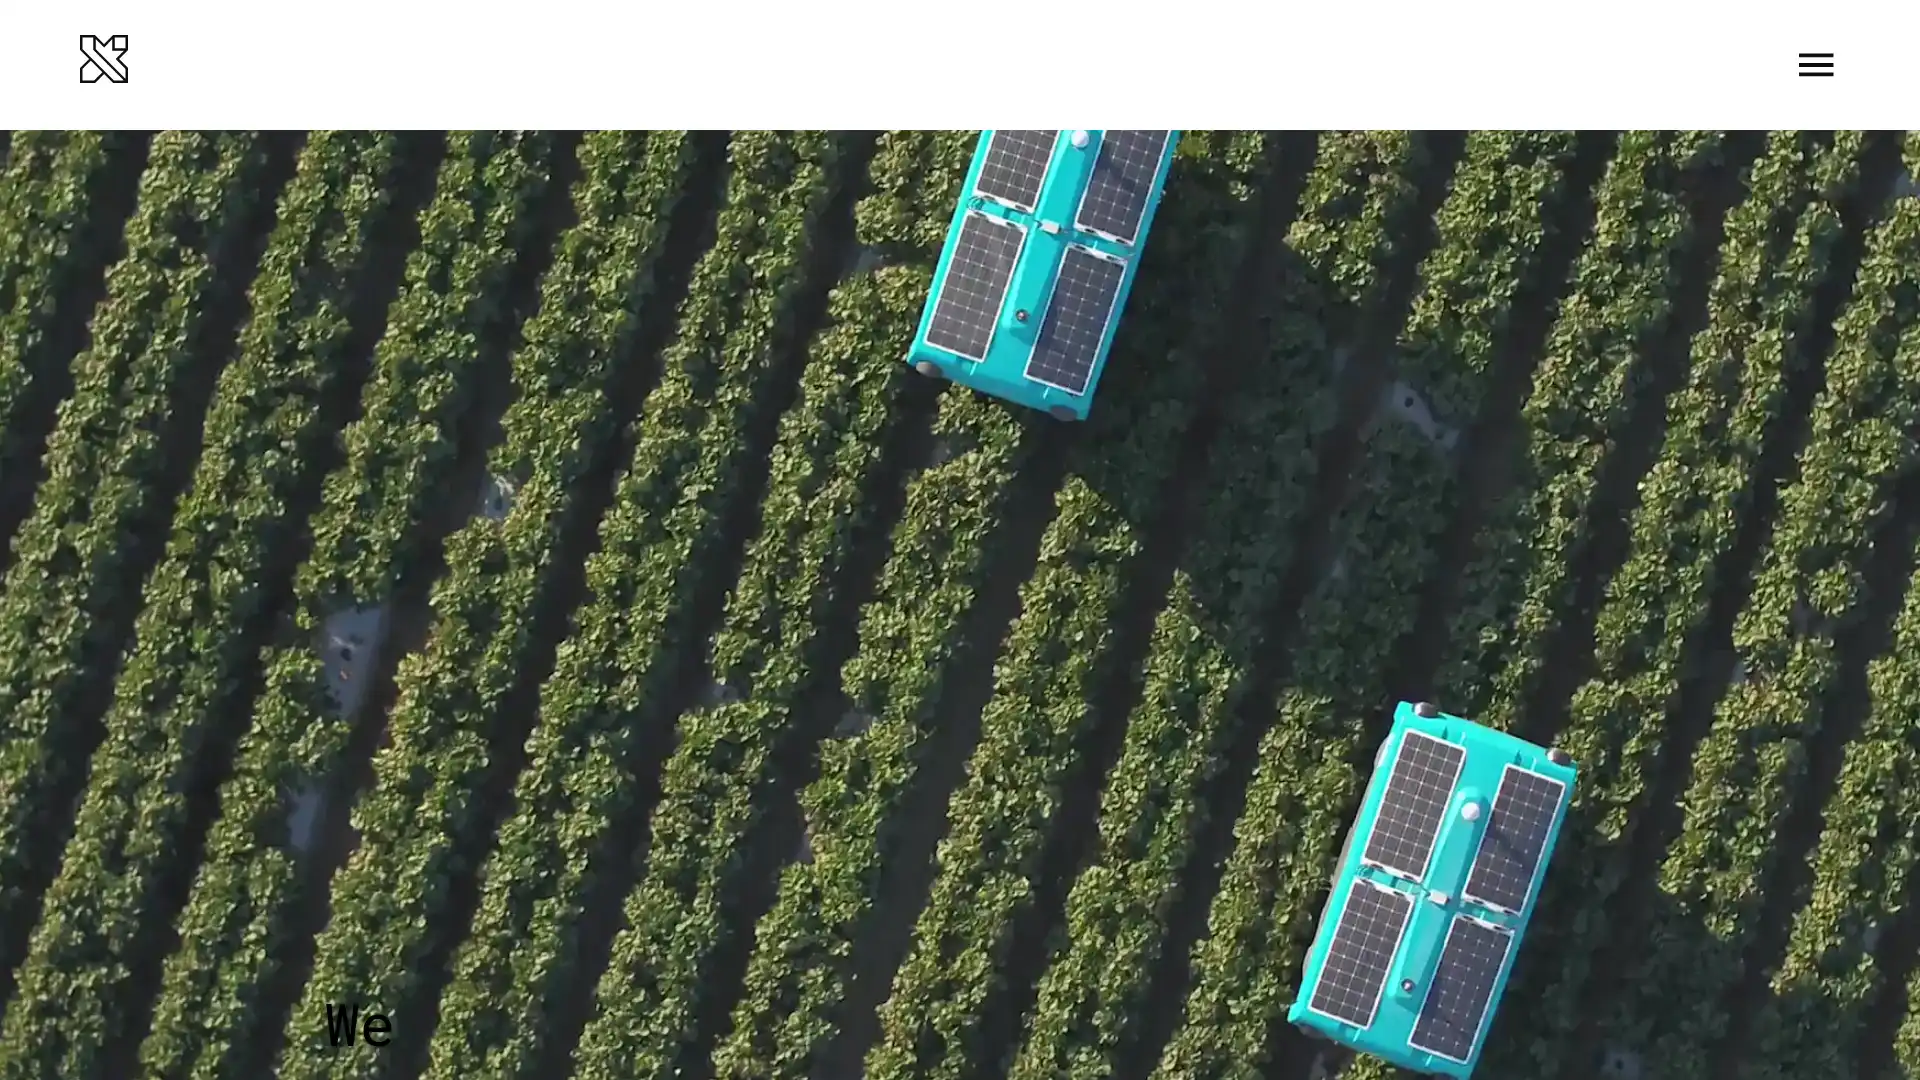 Image resolution: width=1920 pixels, height=1080 pixels. I want to click on Testing in the Australian skies Project Wing begins delivering food and other goods to families in rural areas around Canberra, Australia., so click(1013, 152).